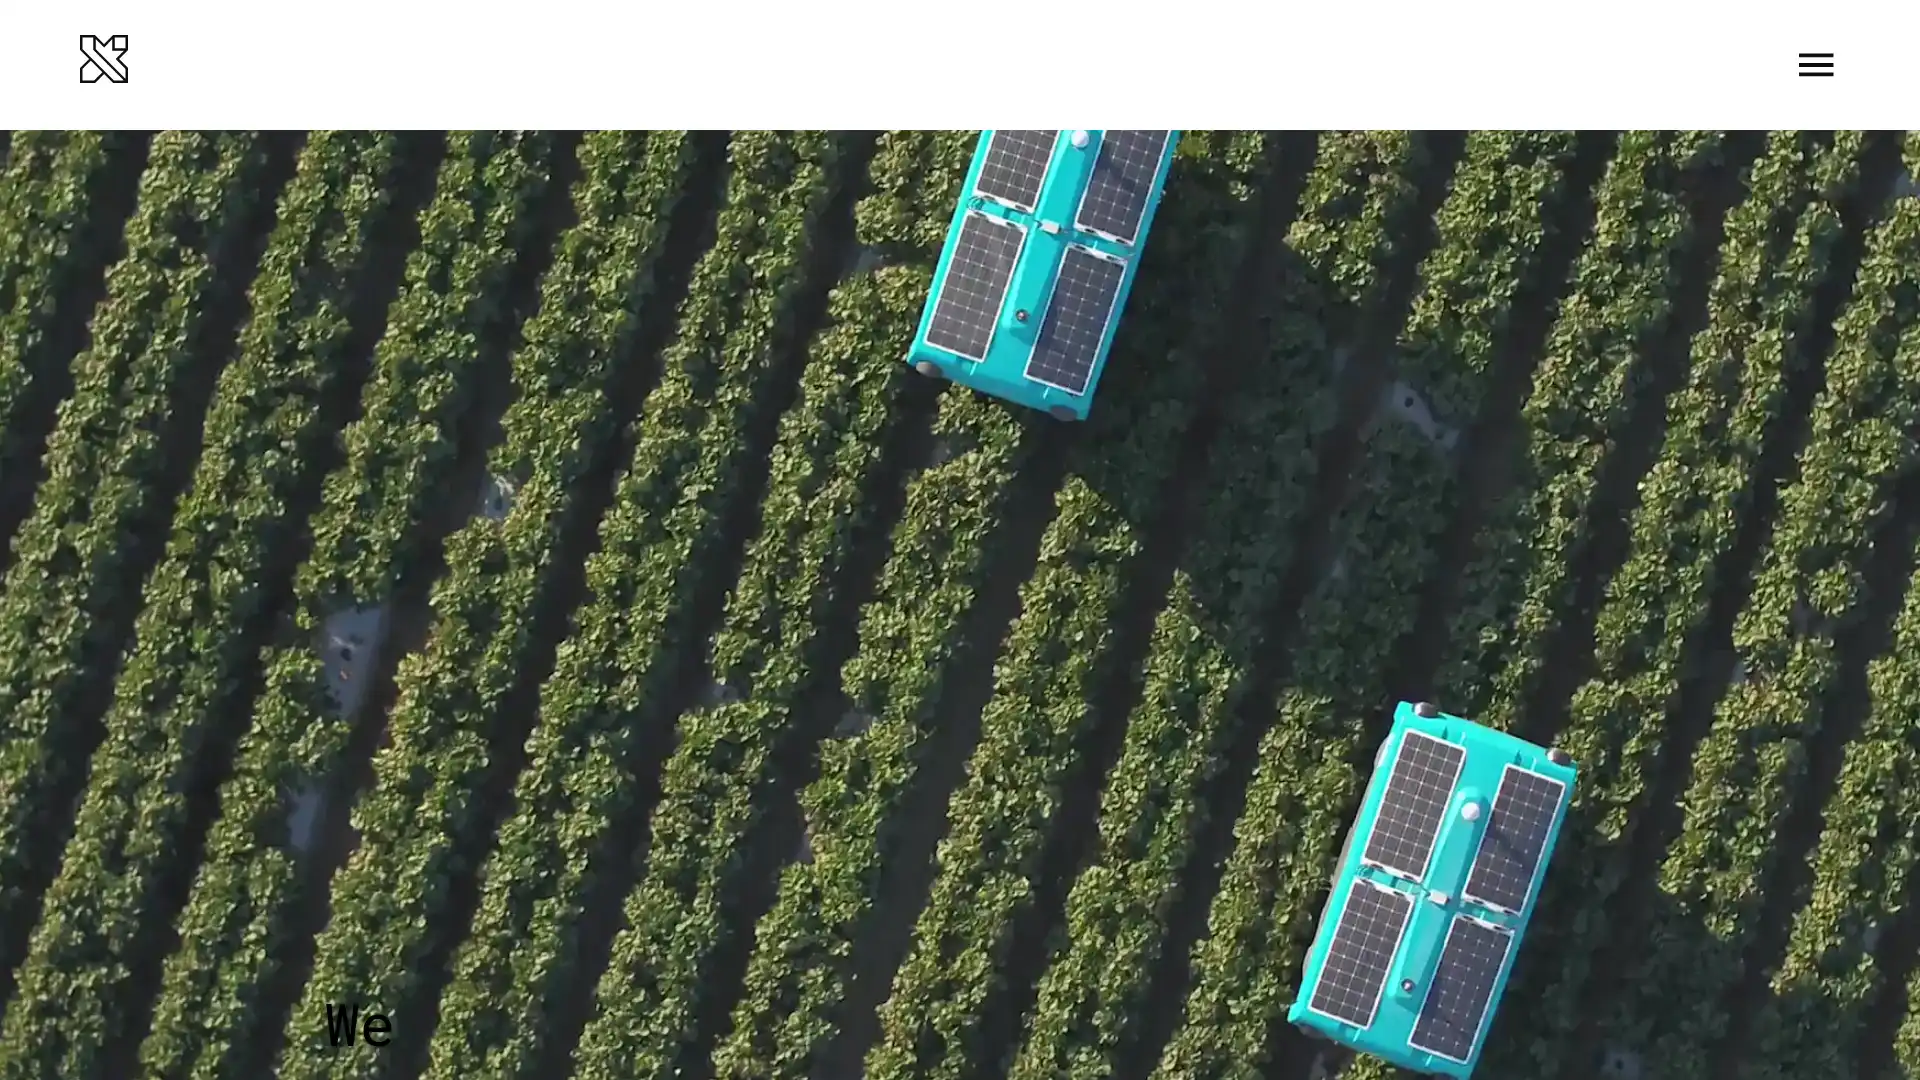 Image resolution: width=1920 pixels, height=1080 pixels. I want to click on Testing in the Australian skies Project Wing begins delivering food and other goods to families in rural areas around Canberra, Australia., so click(1013, 152).